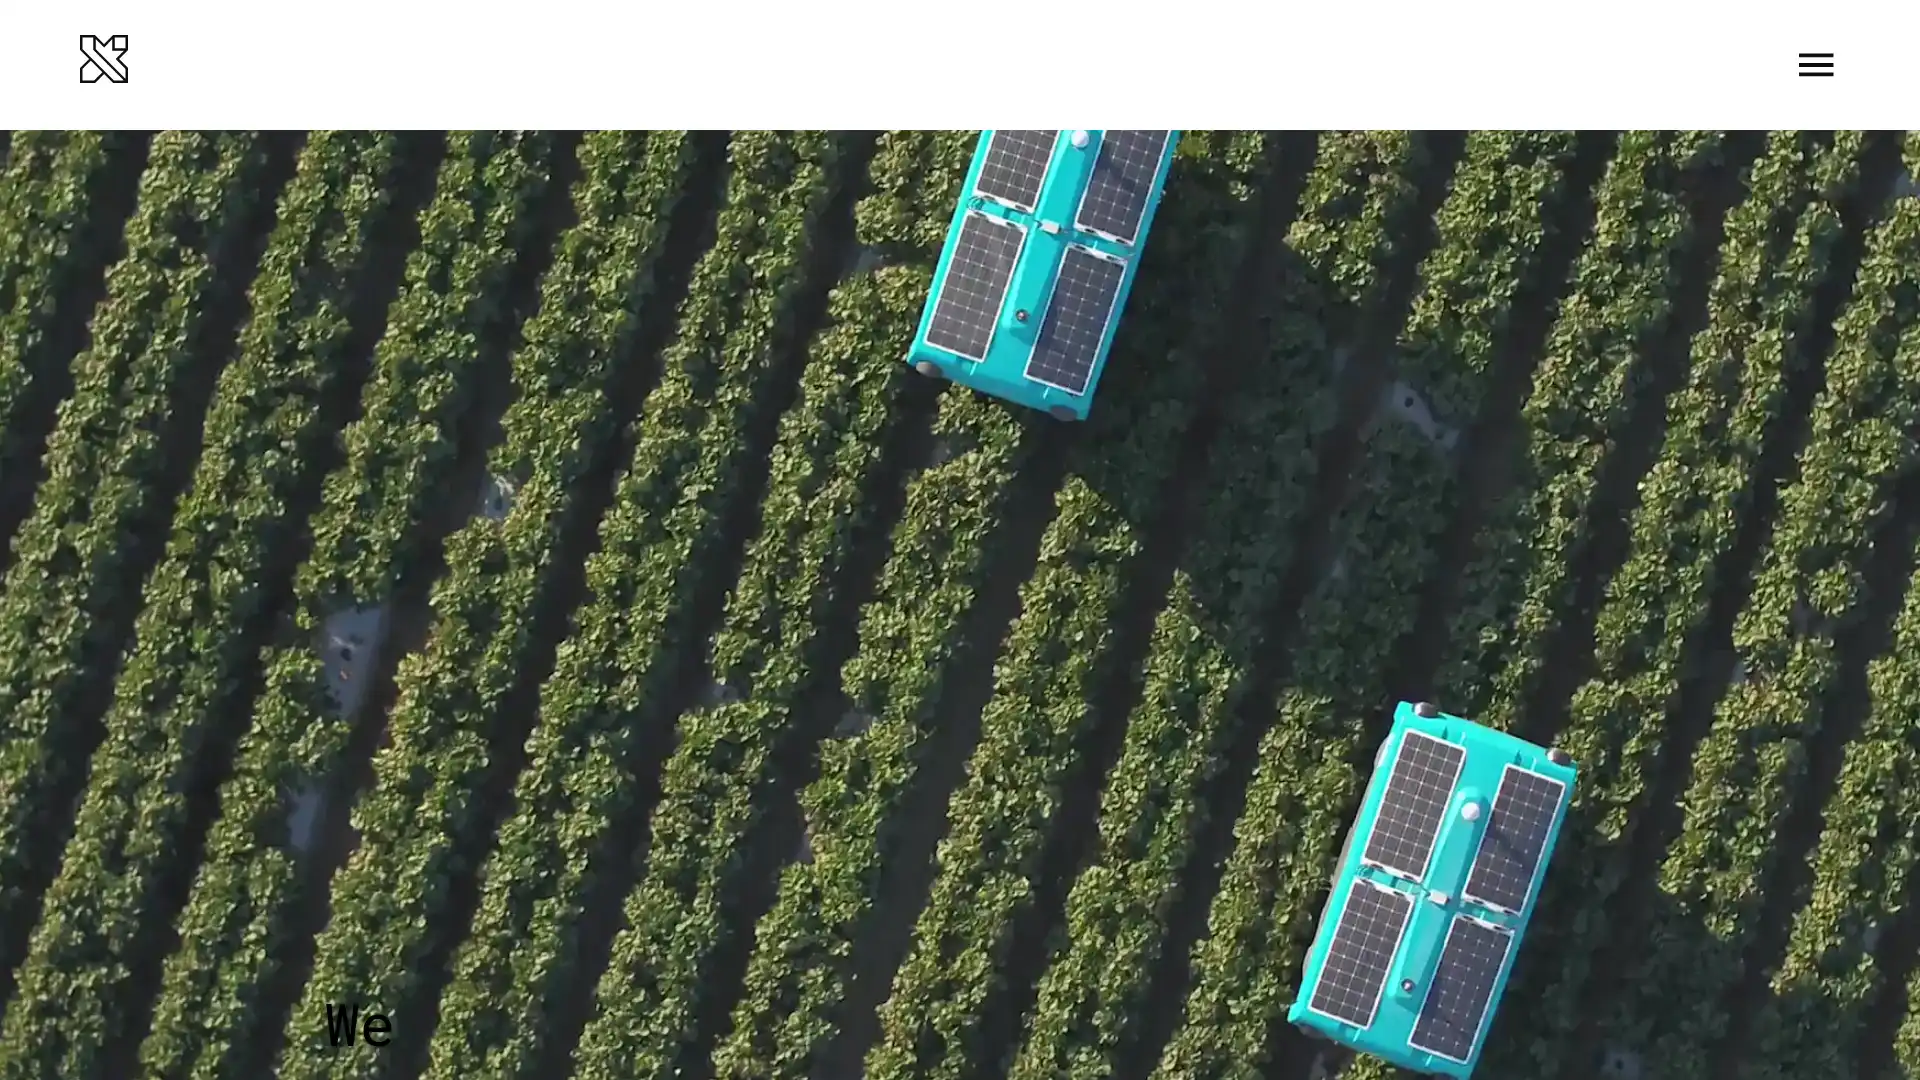 Image resolution: width=1920 pixels, height=1080 pixels. I want to click on Testing in the Australian skies Project Wing begins delivering food and other goods to families in rural areas around Canberra, Australia., so click(1013, 152).